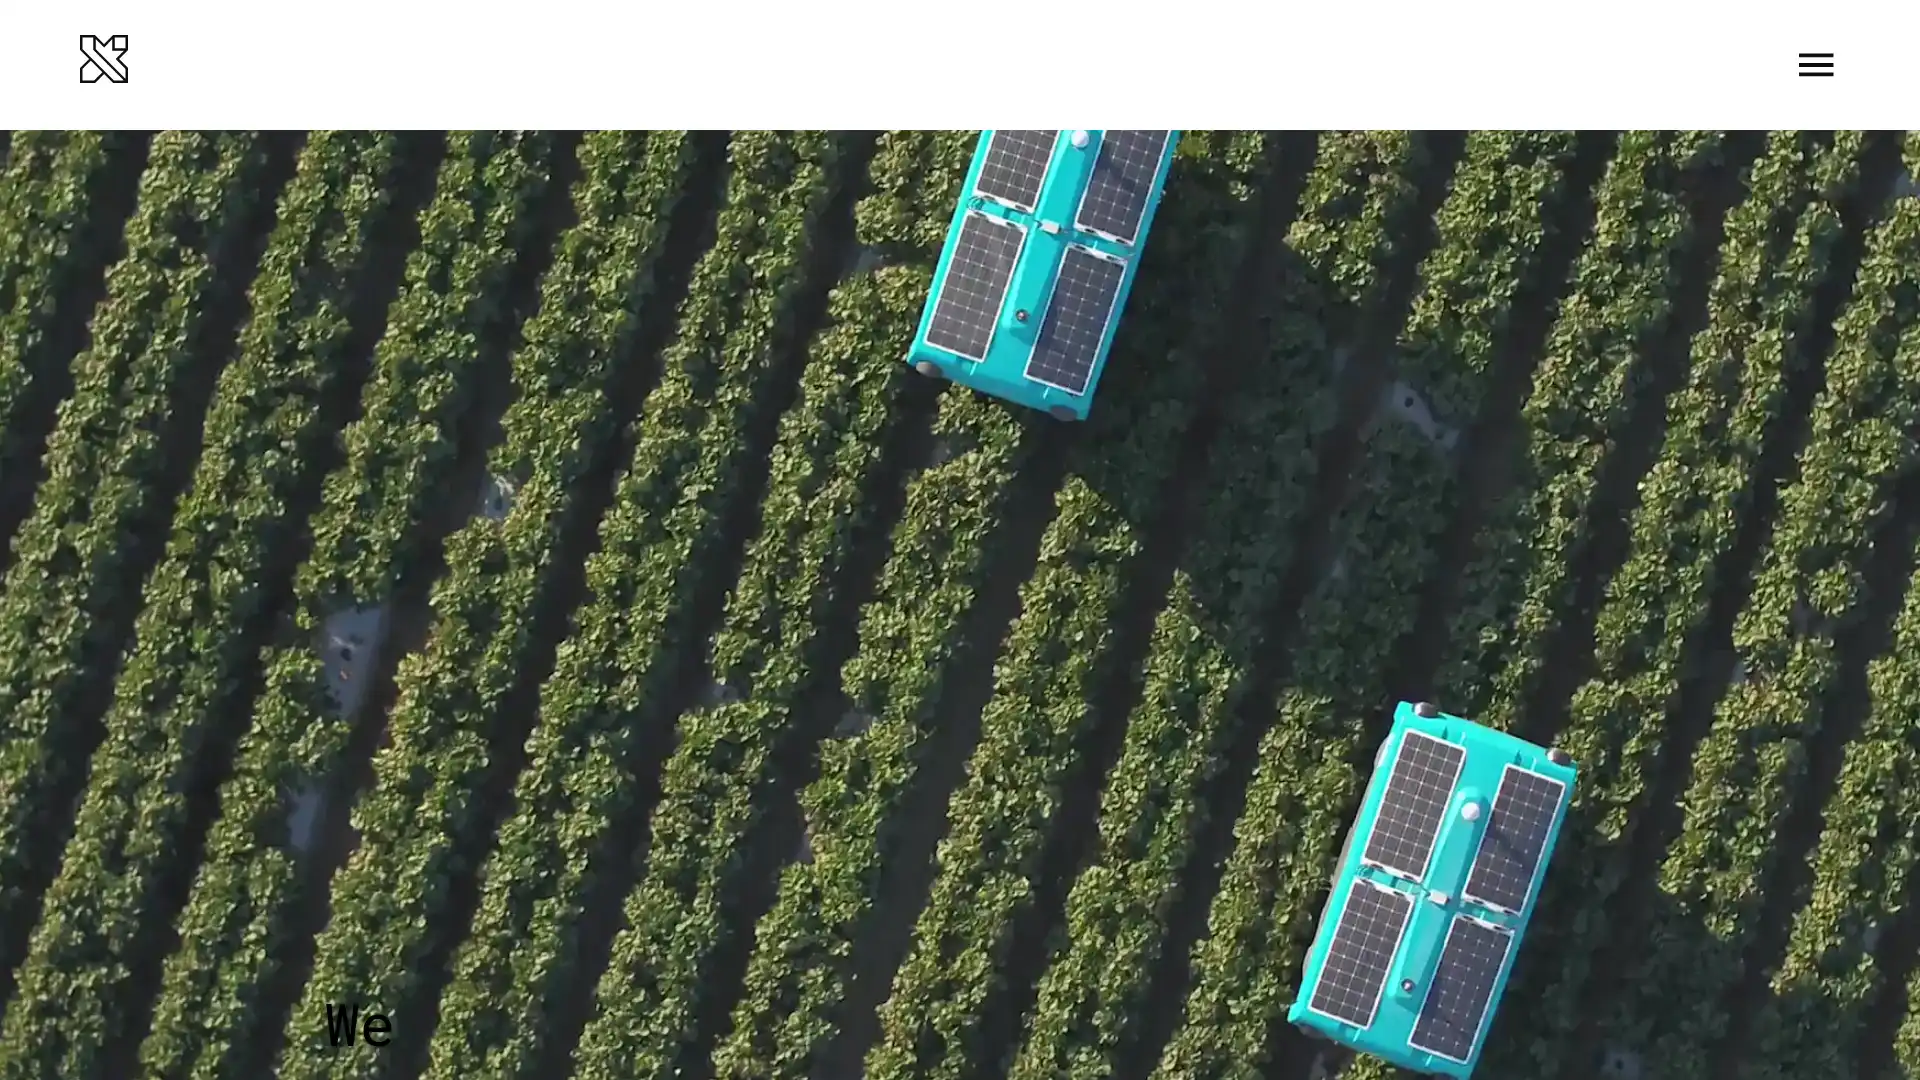 Image resolution: width=1920 pixels, height=1080 pixels. I want to click on Testing in the Australian skies Project Wing begins delivering food and other goods to families in rural areas around Canberra, Australia., so click(1013, 152).